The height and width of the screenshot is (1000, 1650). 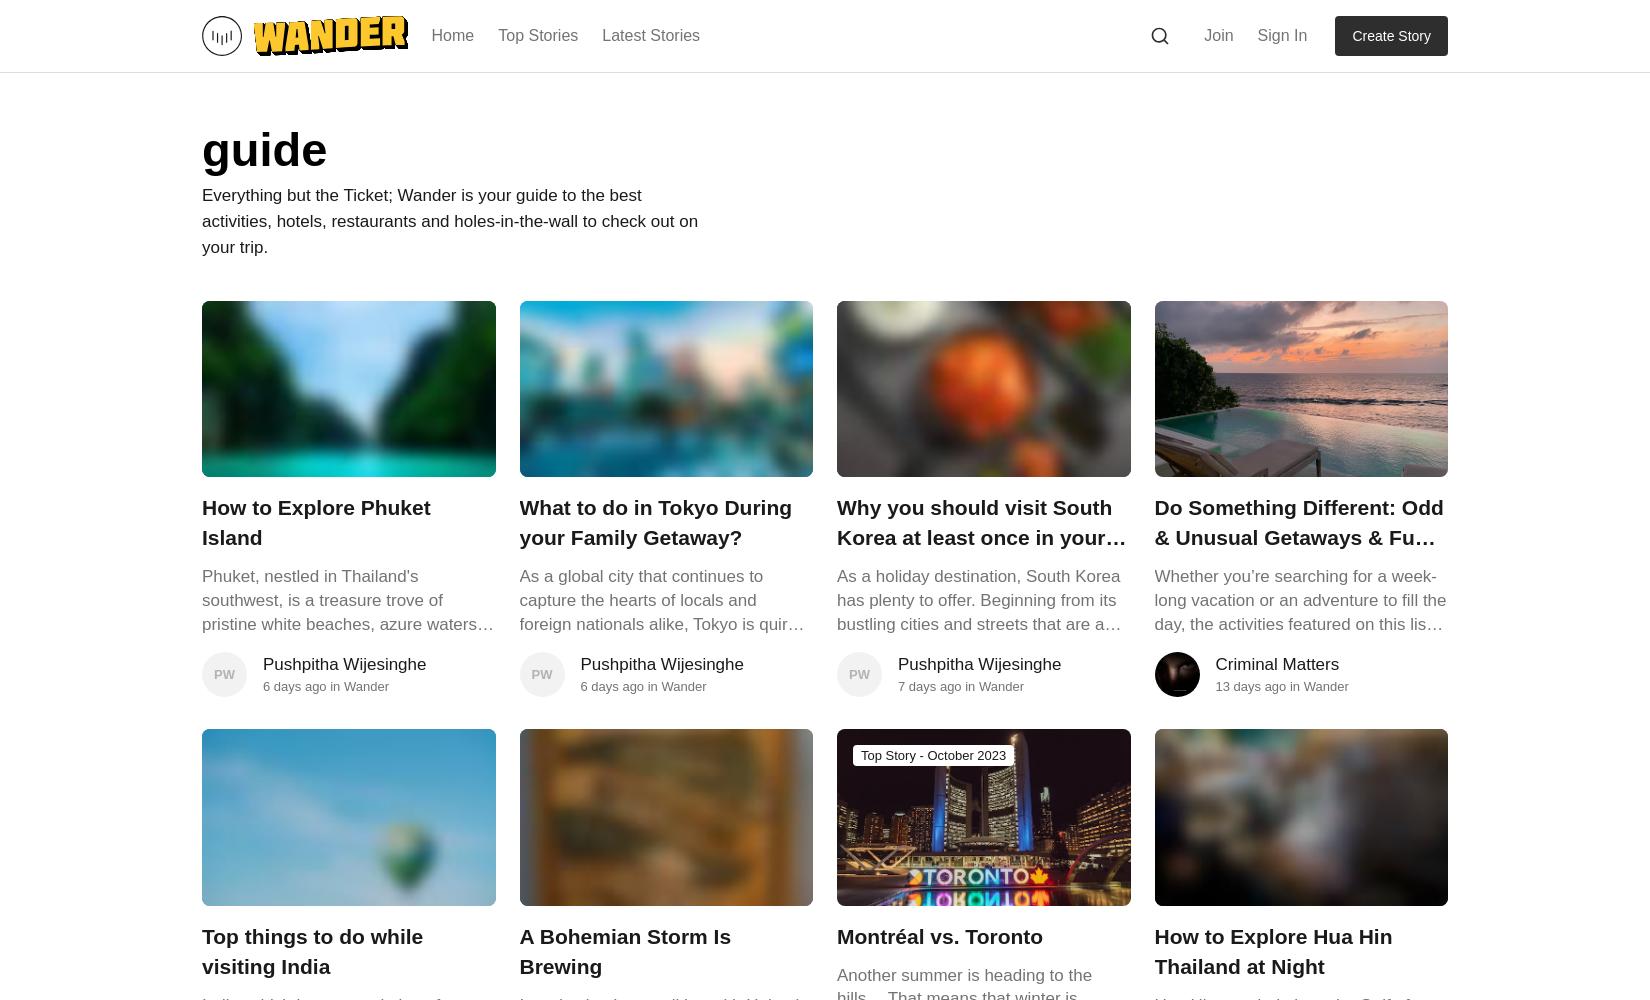 I want to click on 'Create Story', so click(x=1351, y=36).